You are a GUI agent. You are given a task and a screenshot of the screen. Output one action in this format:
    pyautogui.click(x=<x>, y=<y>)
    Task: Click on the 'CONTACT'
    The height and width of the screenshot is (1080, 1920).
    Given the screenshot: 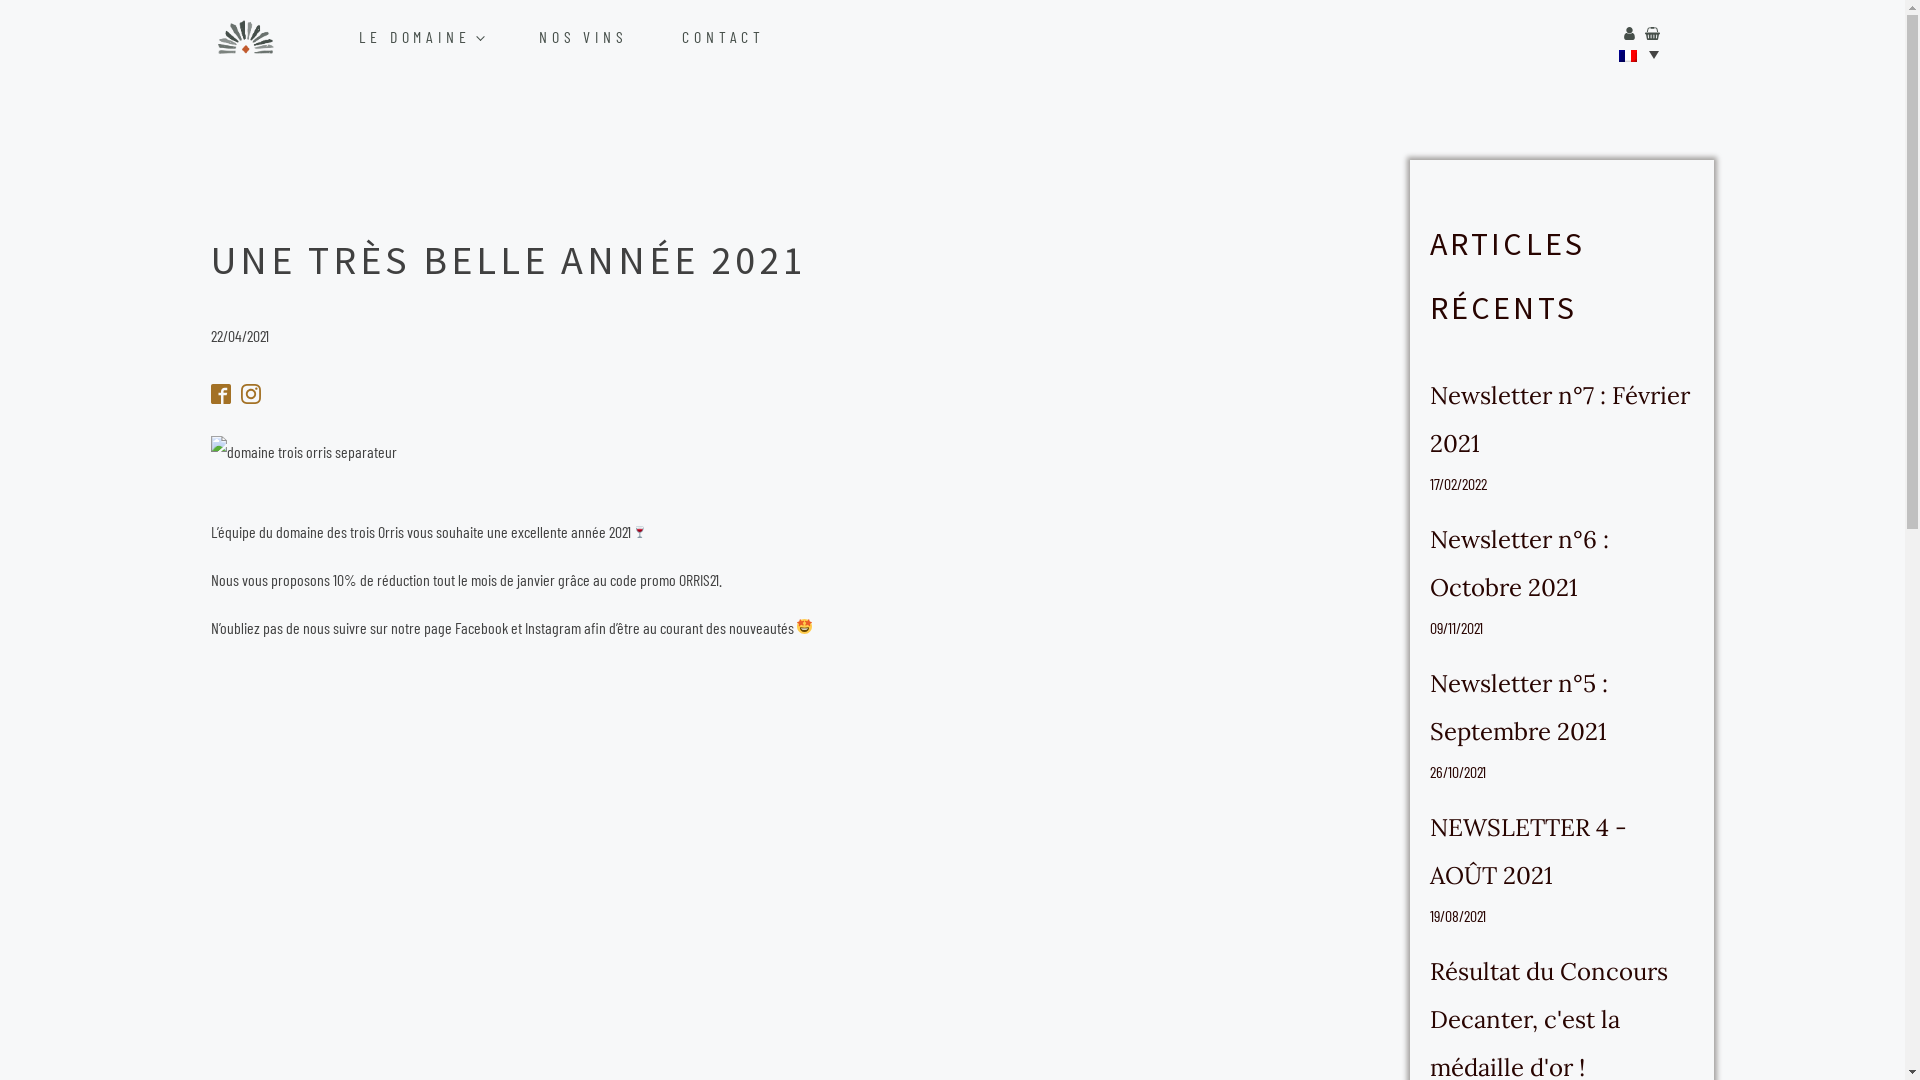 What is the action you would take?
    pyautogui.click(x=744, y=37)
    